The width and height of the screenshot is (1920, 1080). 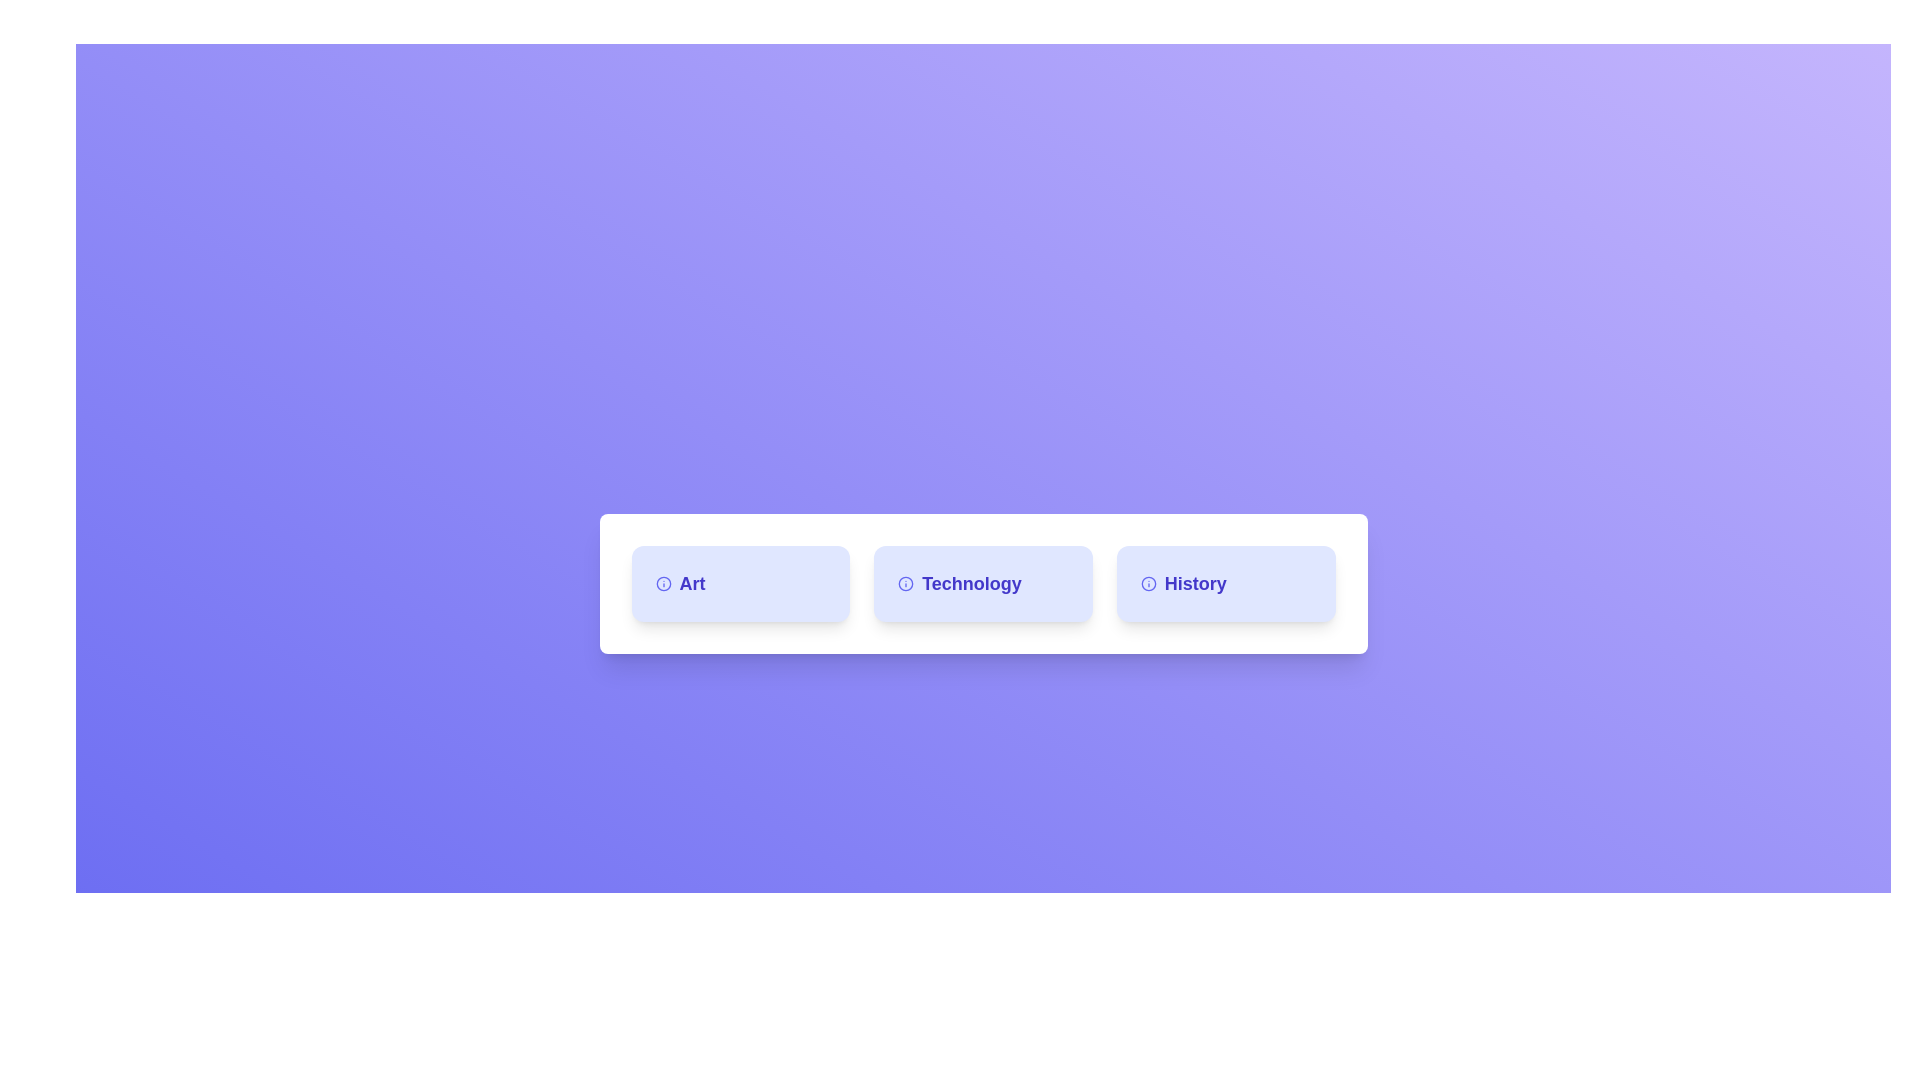 I want to click on the Option Card labeled 'Art' which is styled in light indigo with rounded corners to initiate a hover effect, so click(x=739, y=583).